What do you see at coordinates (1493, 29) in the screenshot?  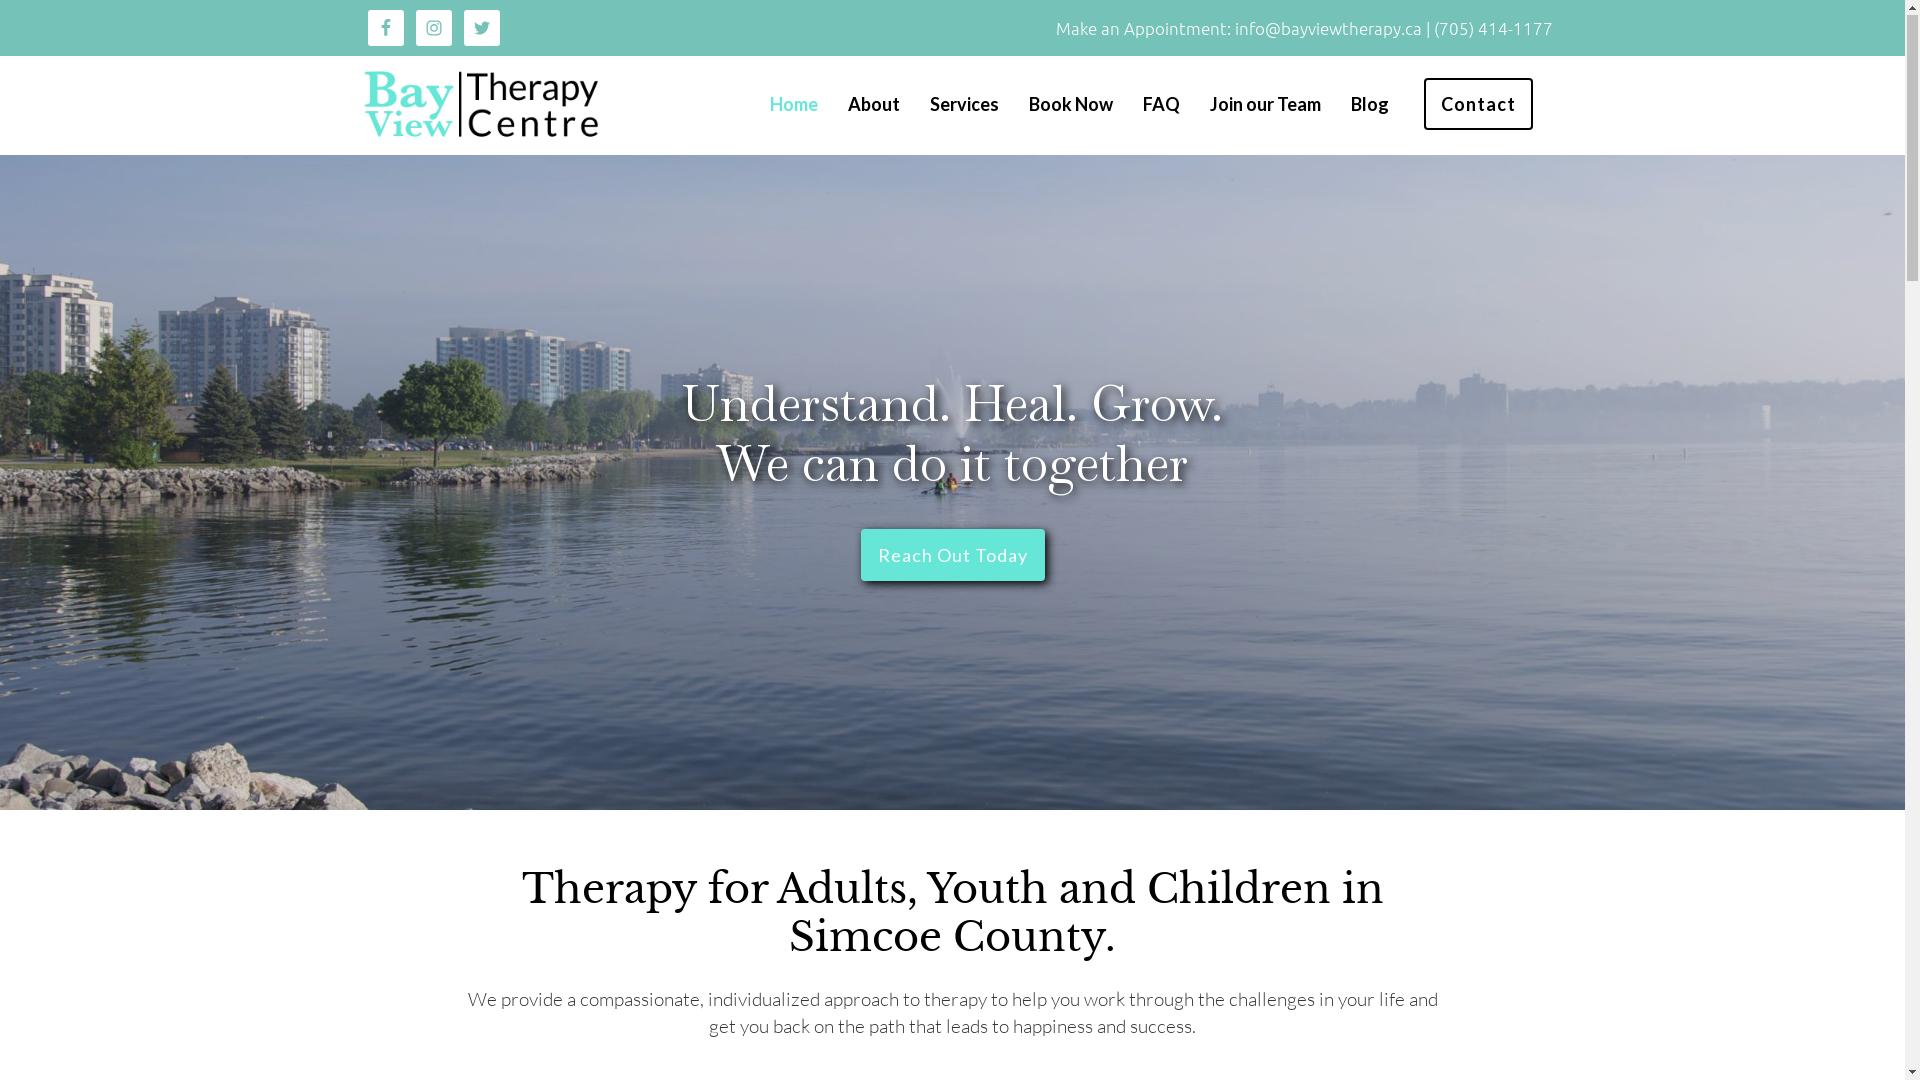 I see `'(705) 414-1177'` at bounding box center [1493, 29].